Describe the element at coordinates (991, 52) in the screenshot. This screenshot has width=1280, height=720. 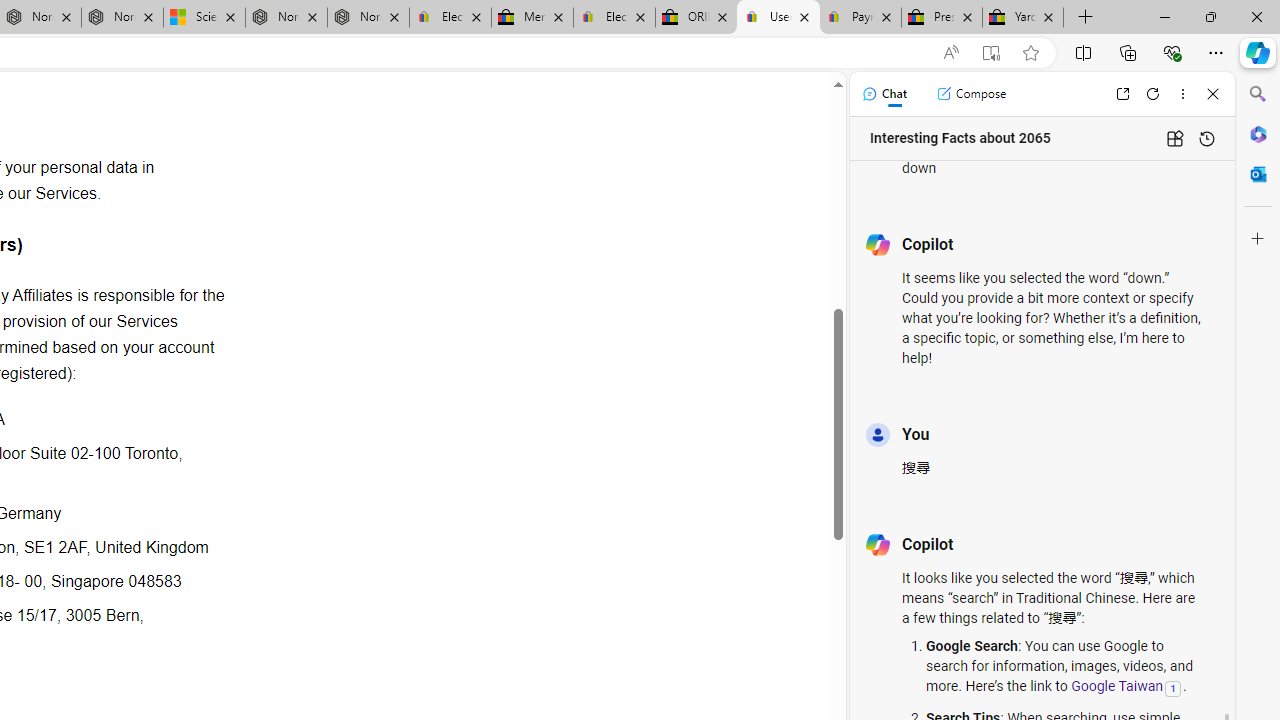
I see `'Enter Immersive Reader (F9)'` at that location.